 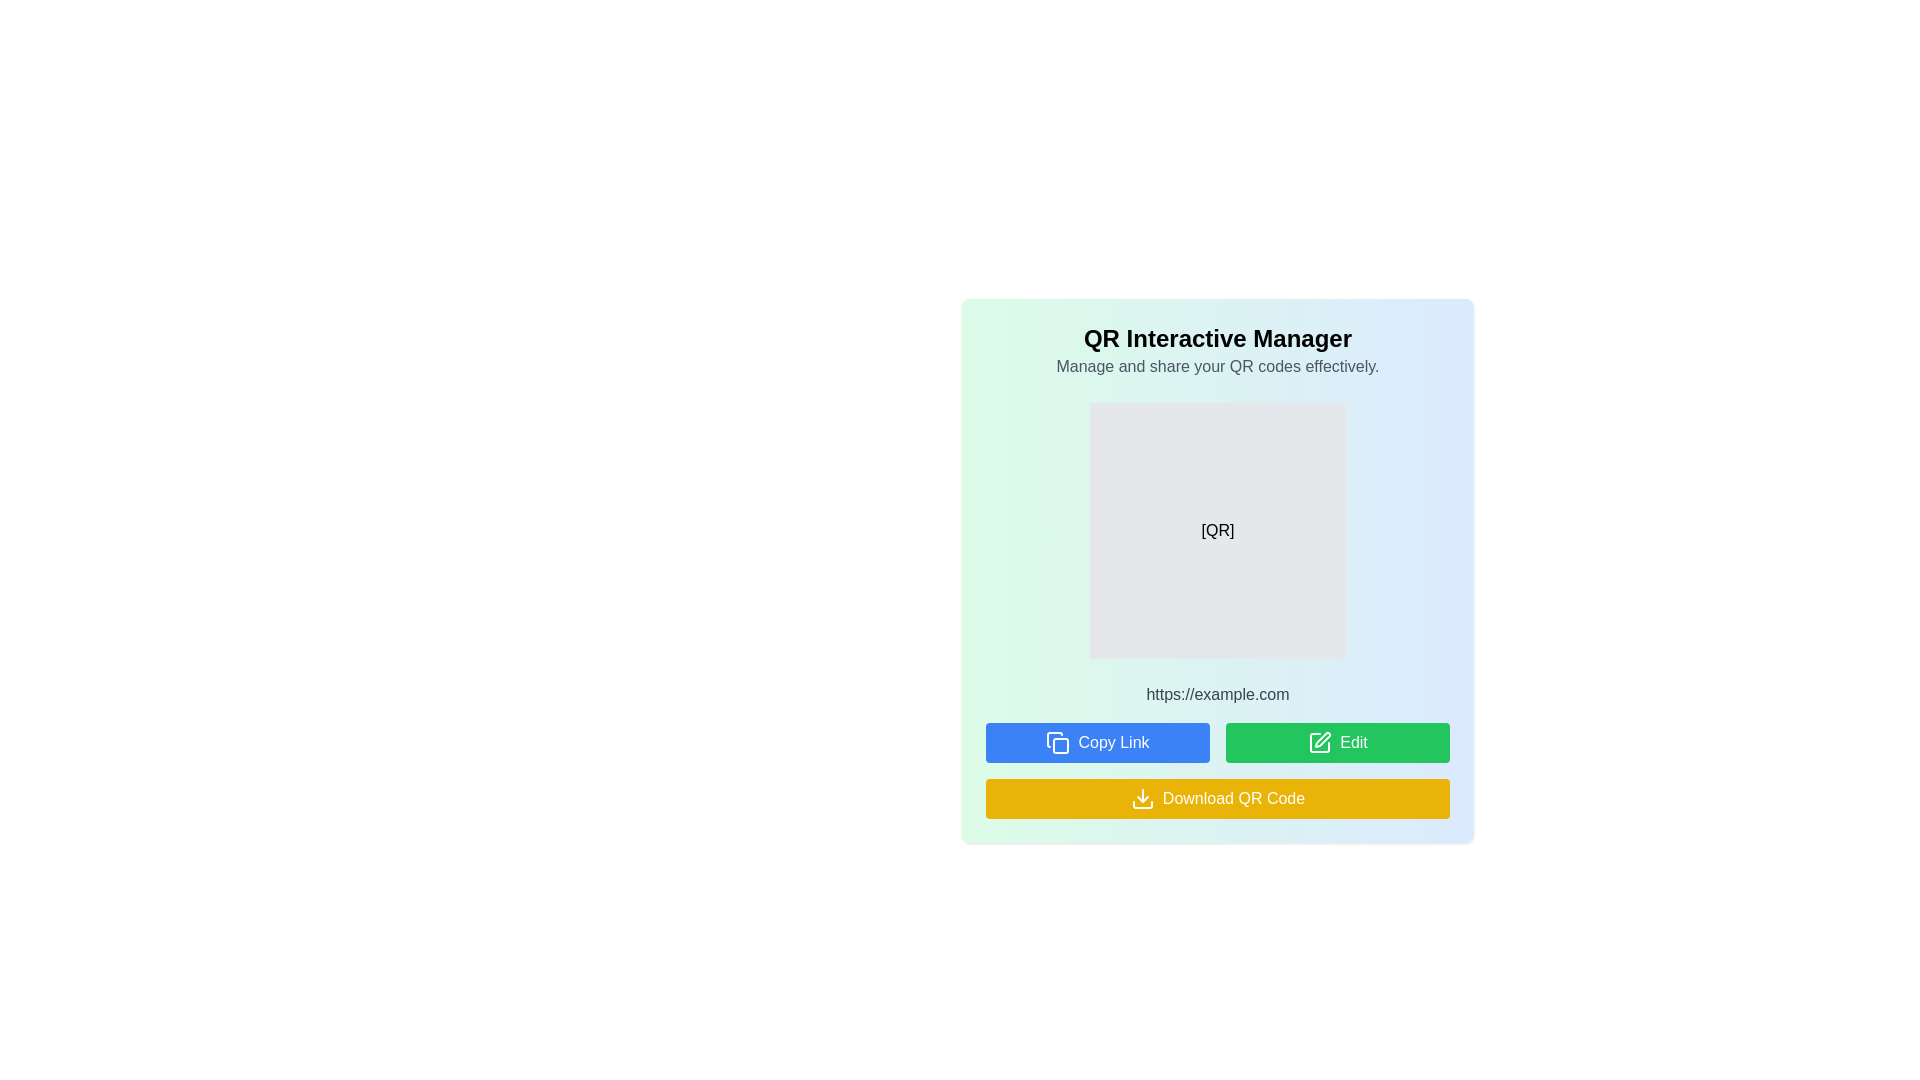 I want to click on the 'Edit' button located in the grid layout, which is the second button in the row beneath the QR code, so click(x=1338, y=743).